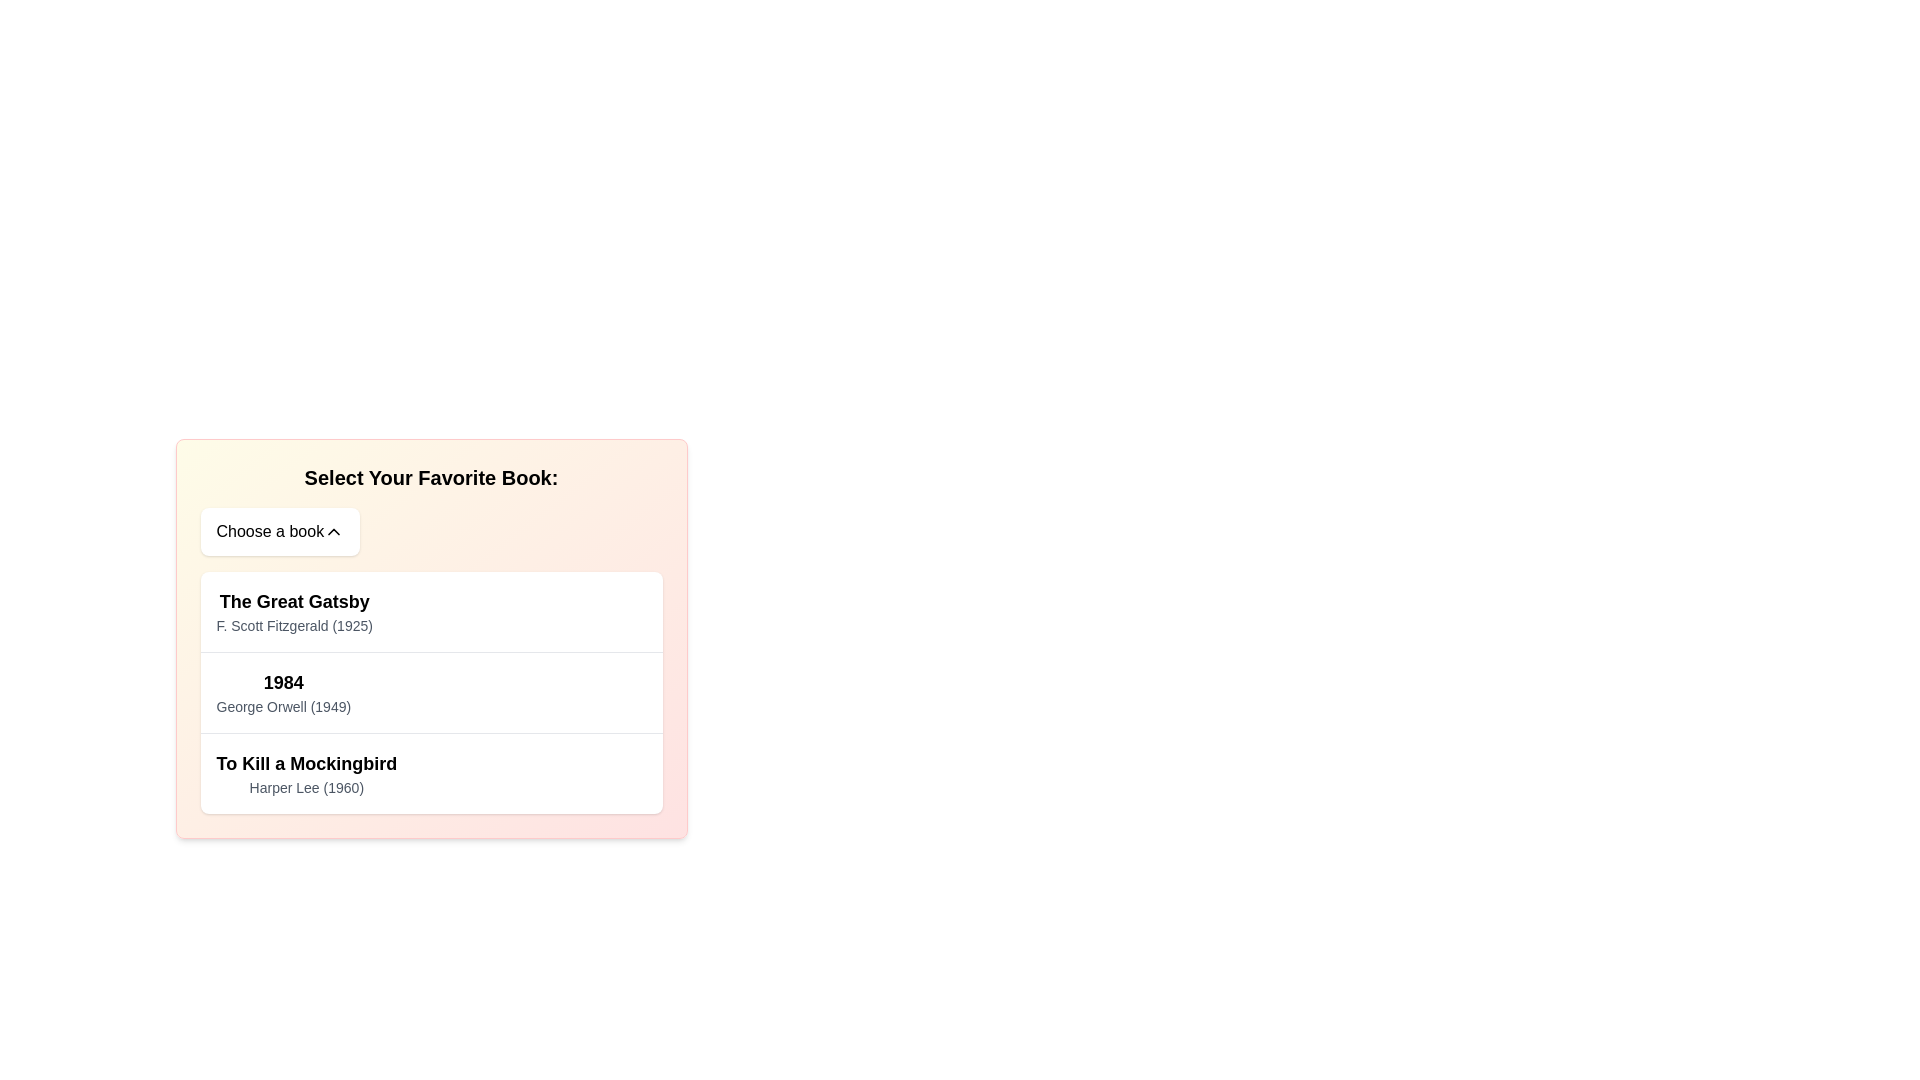 Image resolution: width=1920 pixels, height=1080 pixels. What do you see at coordinates (305, 763) in the screenshot?
I see `the text label presenting the title 'To Kill a Mockingbird', which is located in the third card of a vertical list of book options` at bounding box center [305, 763].